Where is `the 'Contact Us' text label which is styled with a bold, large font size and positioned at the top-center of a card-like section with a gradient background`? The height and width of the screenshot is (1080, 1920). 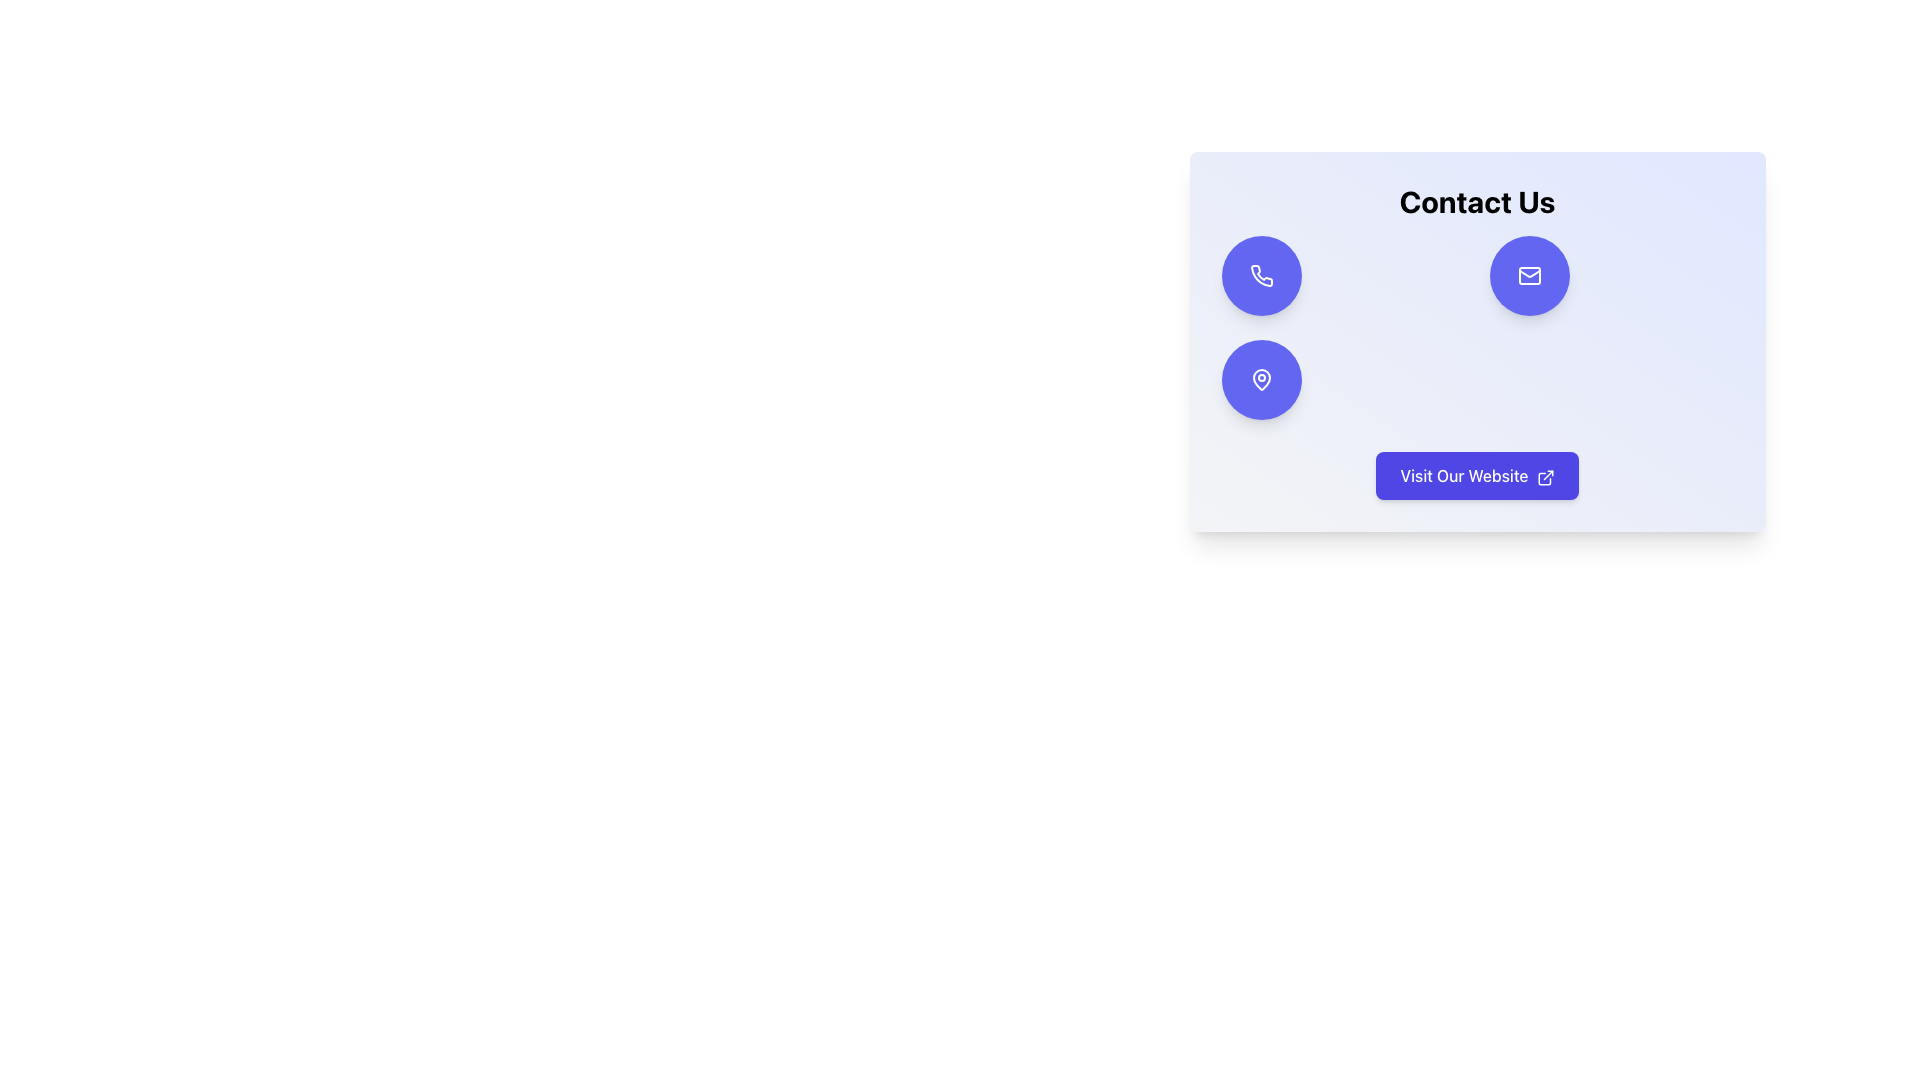
the 'Contact Us' text label which is styled with a bold, large font size and positioned at the top-center of a card-like section with a gradient background is located at coordinates (1477, 201).